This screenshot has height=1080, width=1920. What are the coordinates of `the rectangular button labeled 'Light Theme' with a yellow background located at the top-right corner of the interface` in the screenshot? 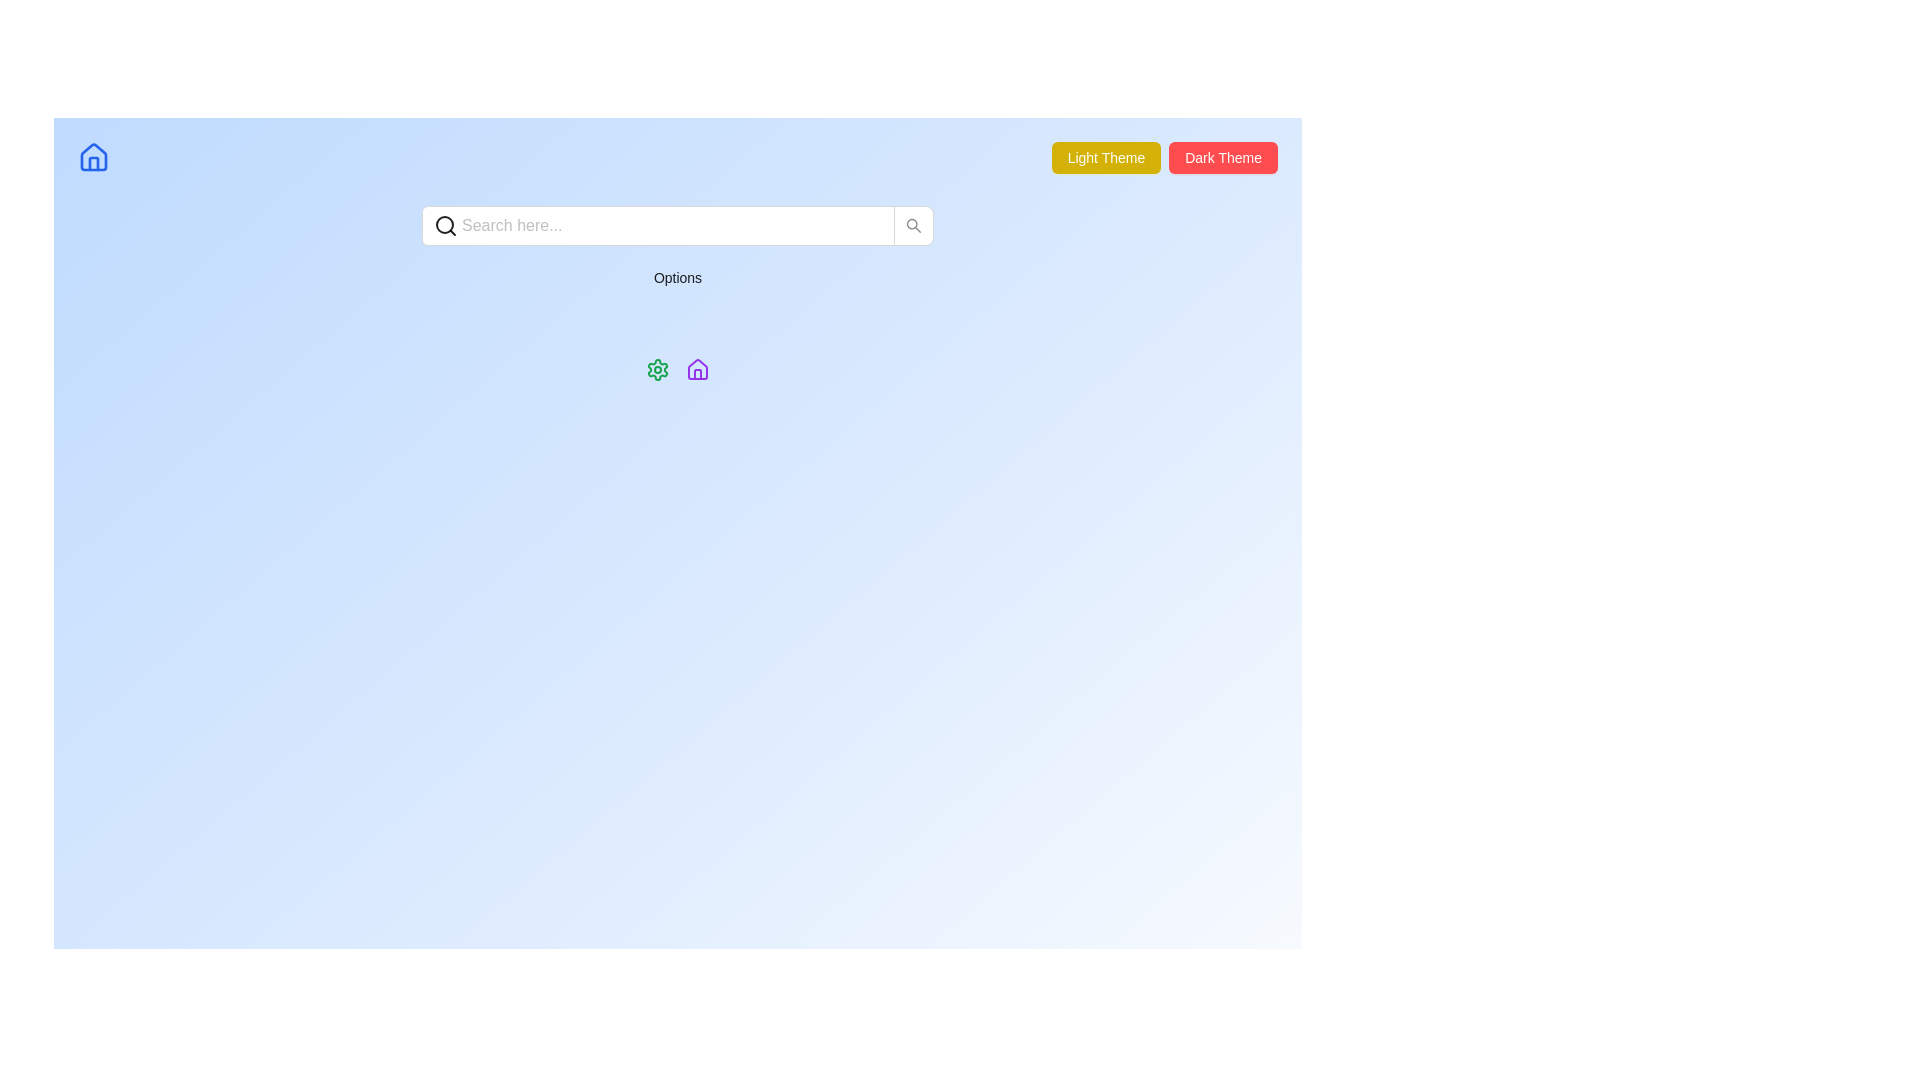 It's located at (1105, 157).